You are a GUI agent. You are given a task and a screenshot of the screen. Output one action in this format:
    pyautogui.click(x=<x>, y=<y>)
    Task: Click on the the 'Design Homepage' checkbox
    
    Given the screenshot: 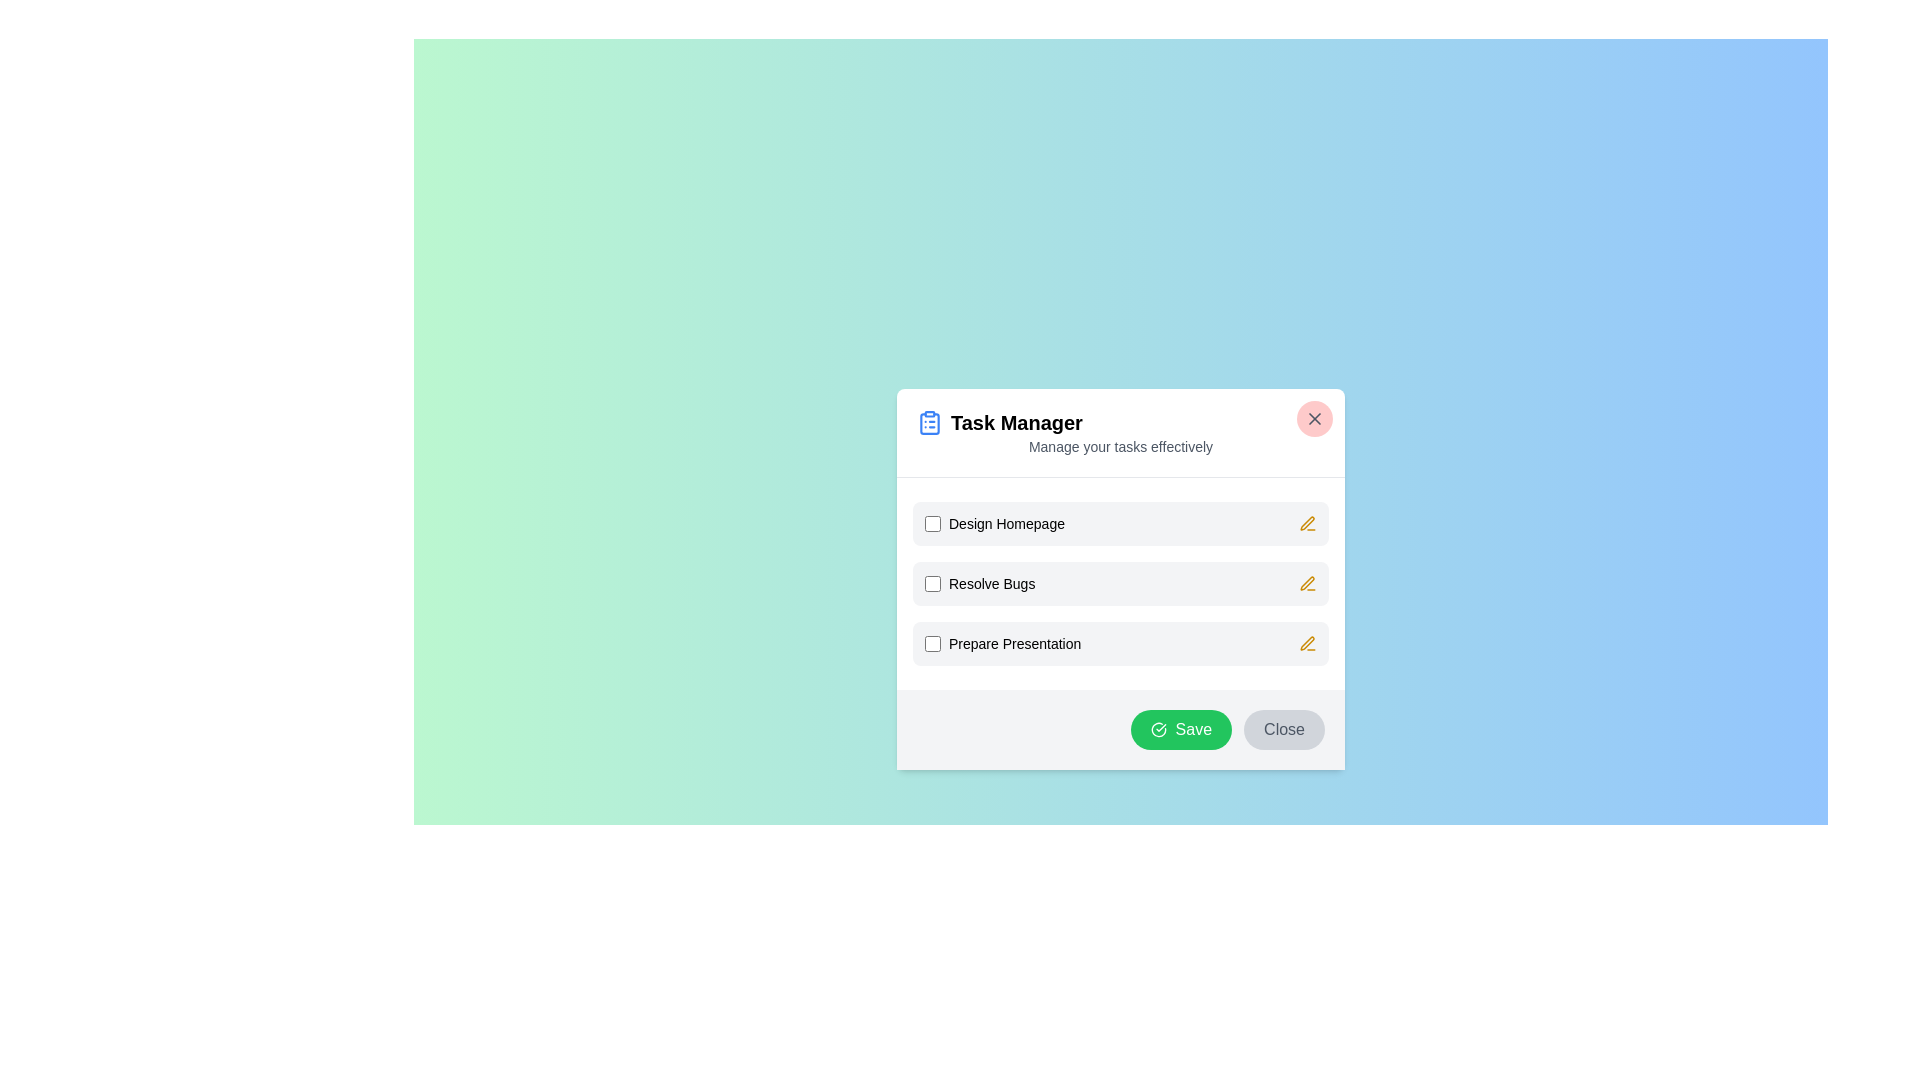 What is the action you would take?
    pyautogui.click(x=931, y=522)
    